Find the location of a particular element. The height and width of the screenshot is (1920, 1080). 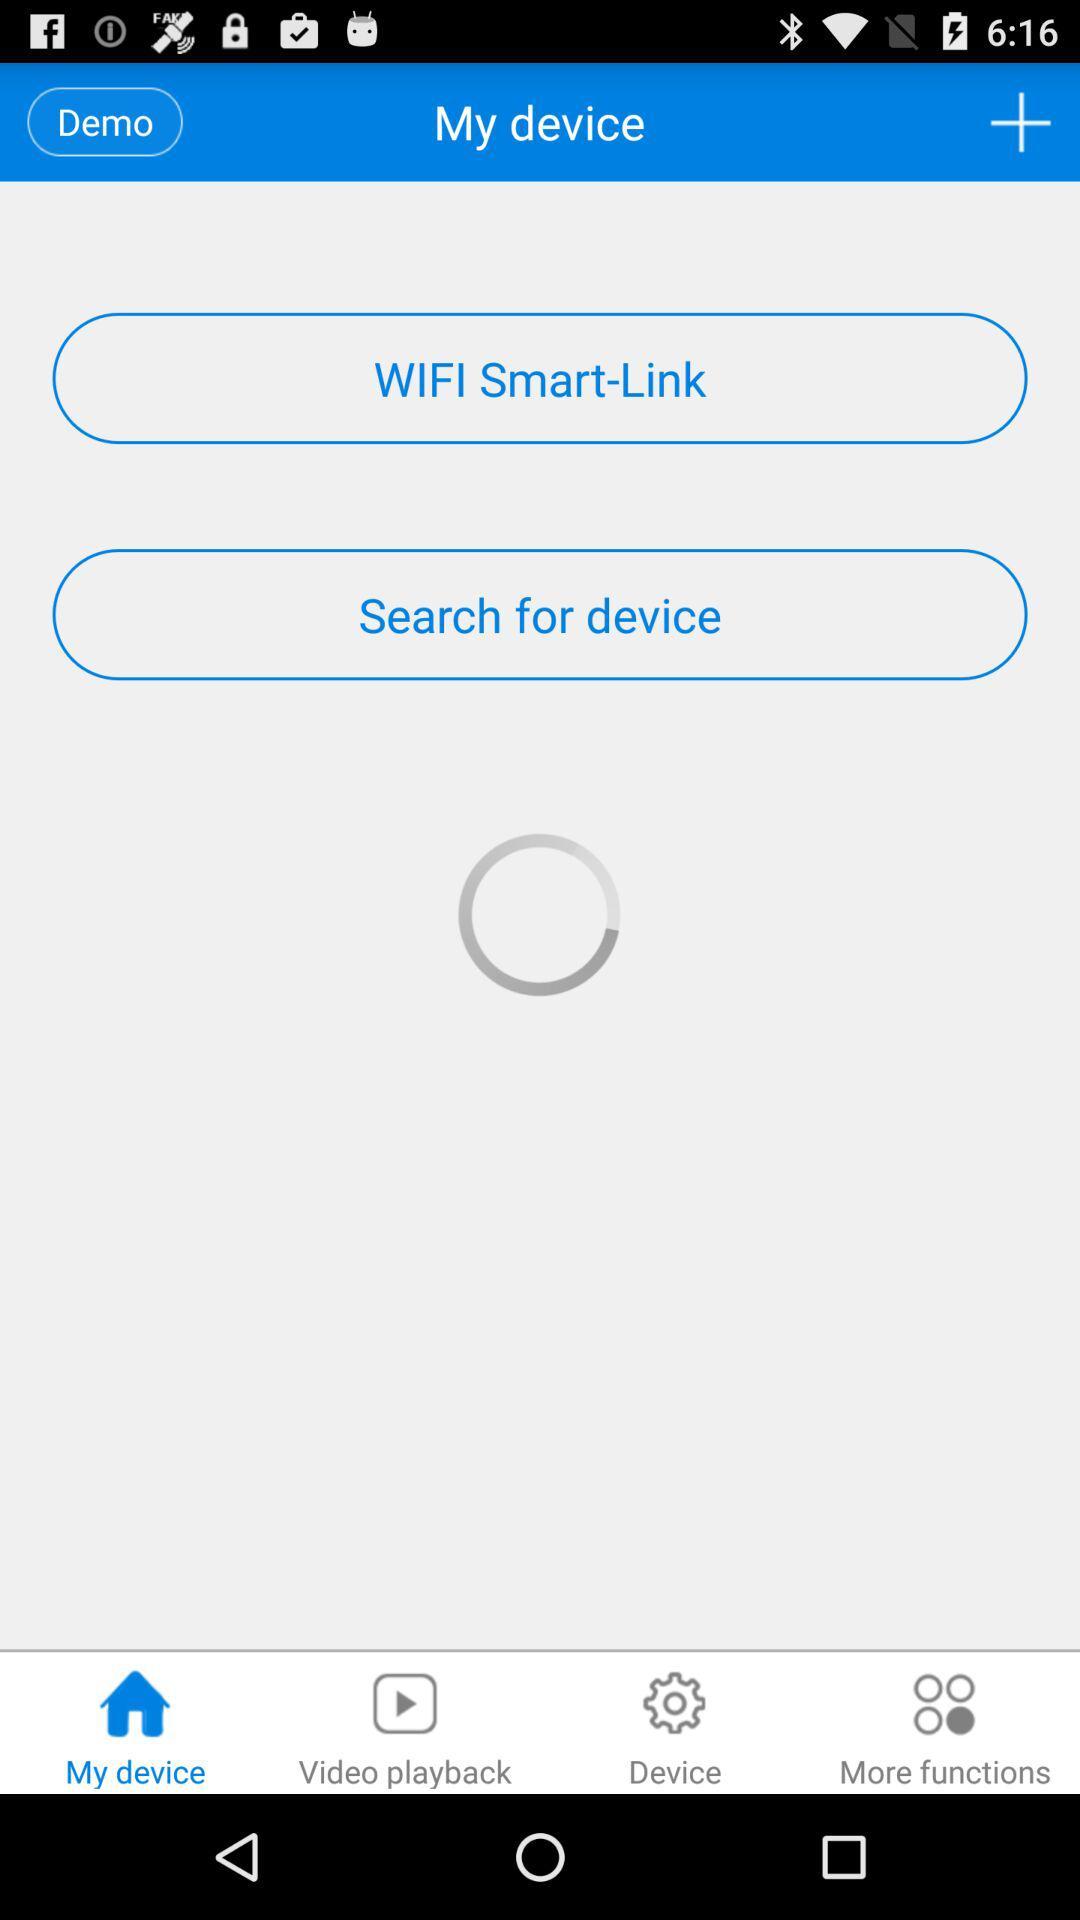

increase is located at coordinates (1020, 121).